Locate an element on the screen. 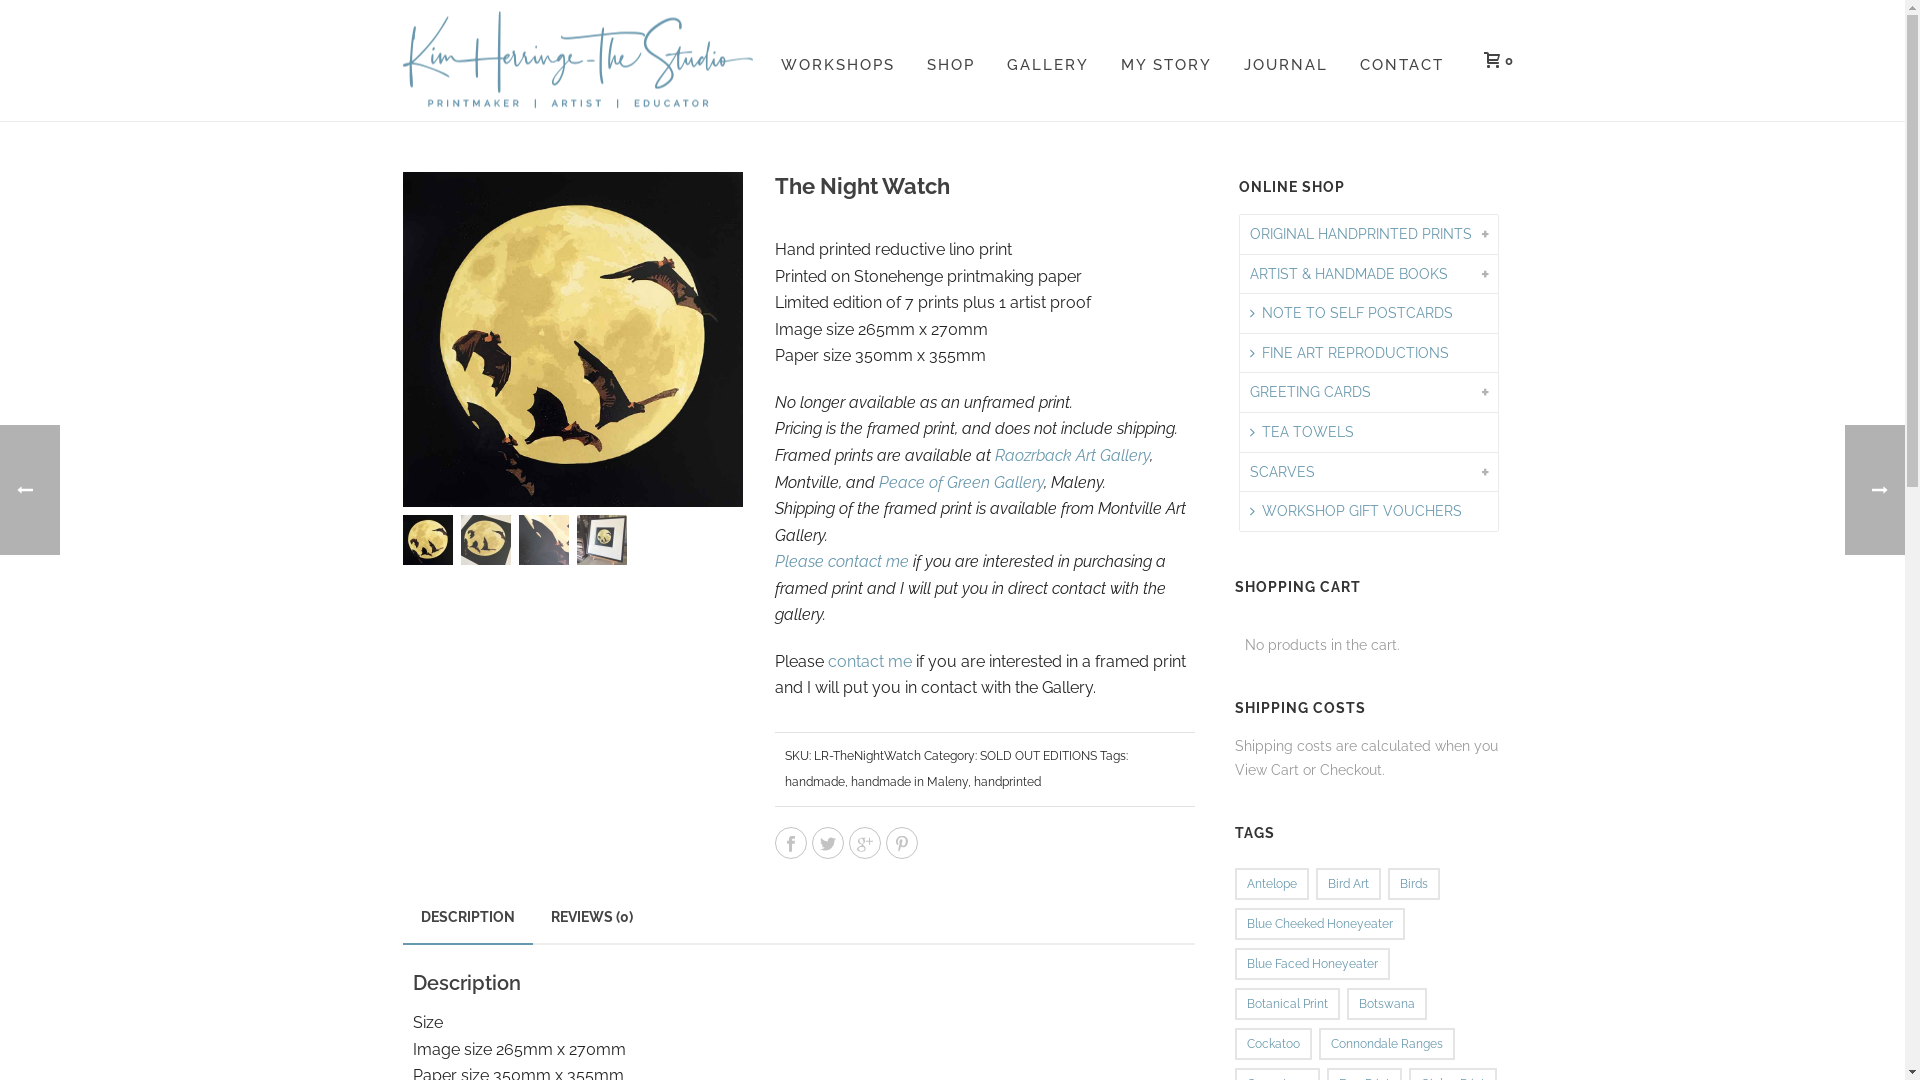 The image size is (1920, 1080). 'Birds' is located at coordinates (1386, 882).